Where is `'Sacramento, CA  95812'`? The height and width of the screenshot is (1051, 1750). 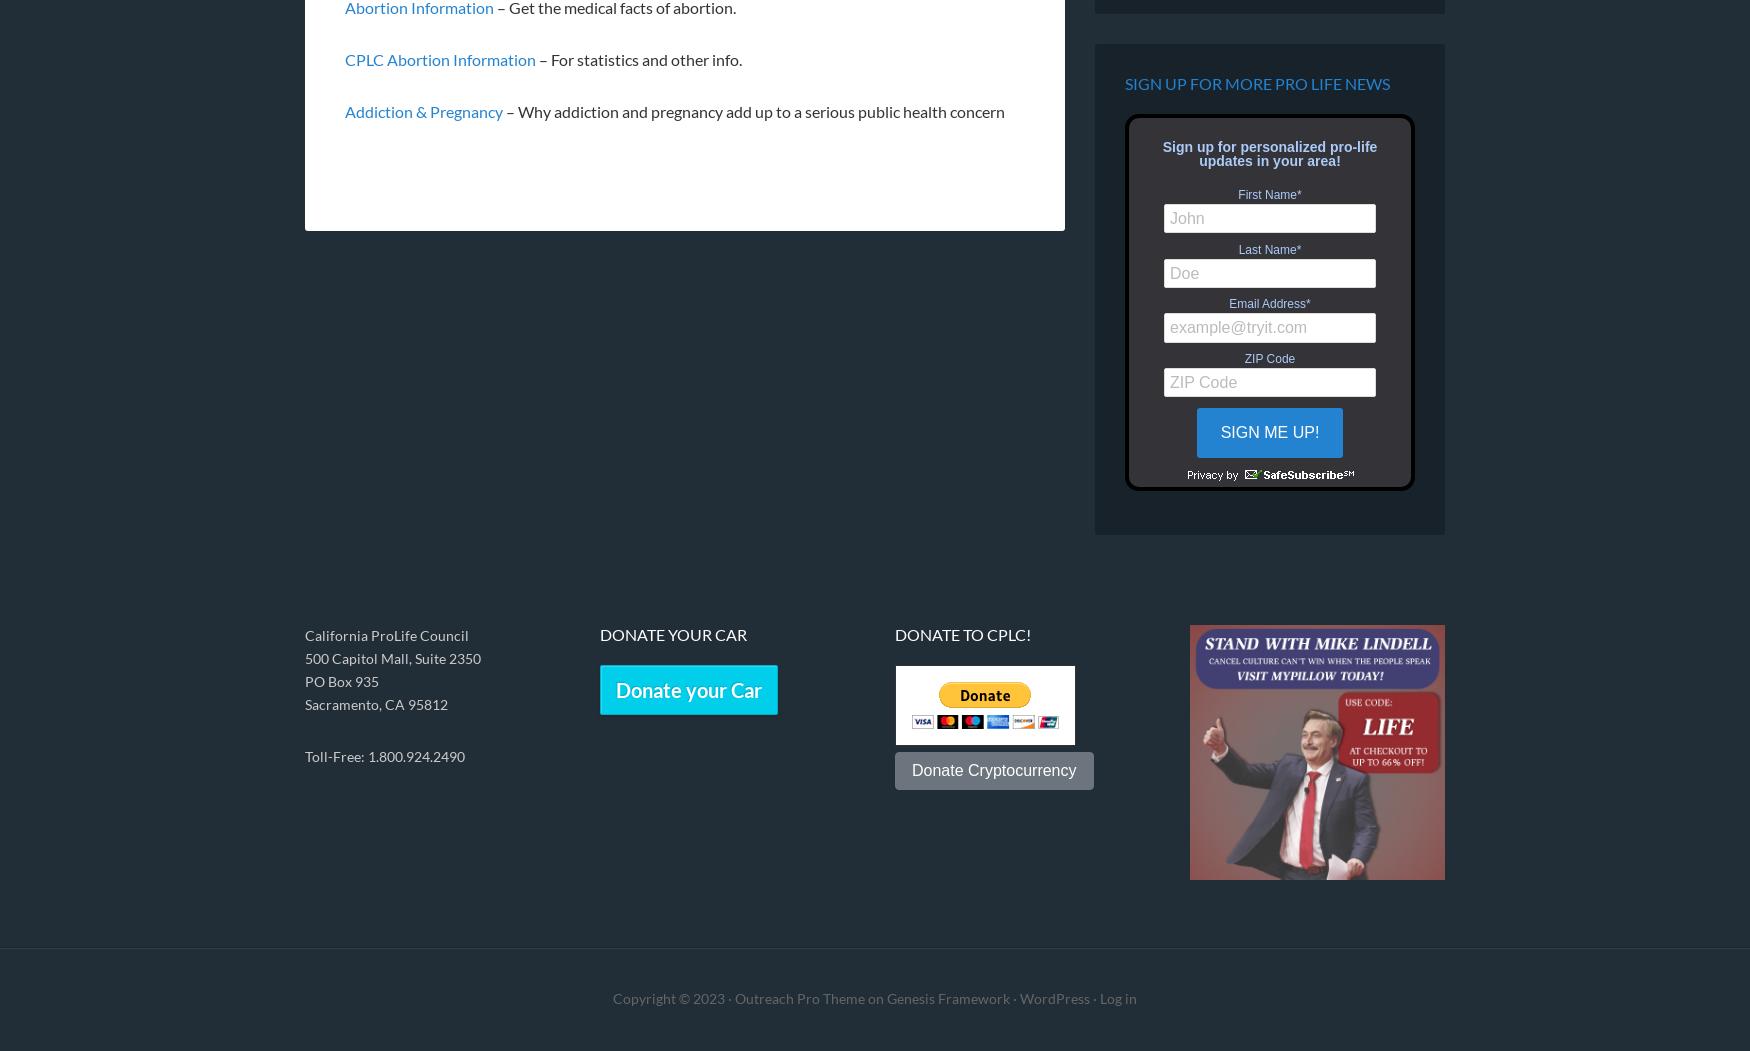 'Sacramento, CA  95812' is located at coordinates (304, 702).